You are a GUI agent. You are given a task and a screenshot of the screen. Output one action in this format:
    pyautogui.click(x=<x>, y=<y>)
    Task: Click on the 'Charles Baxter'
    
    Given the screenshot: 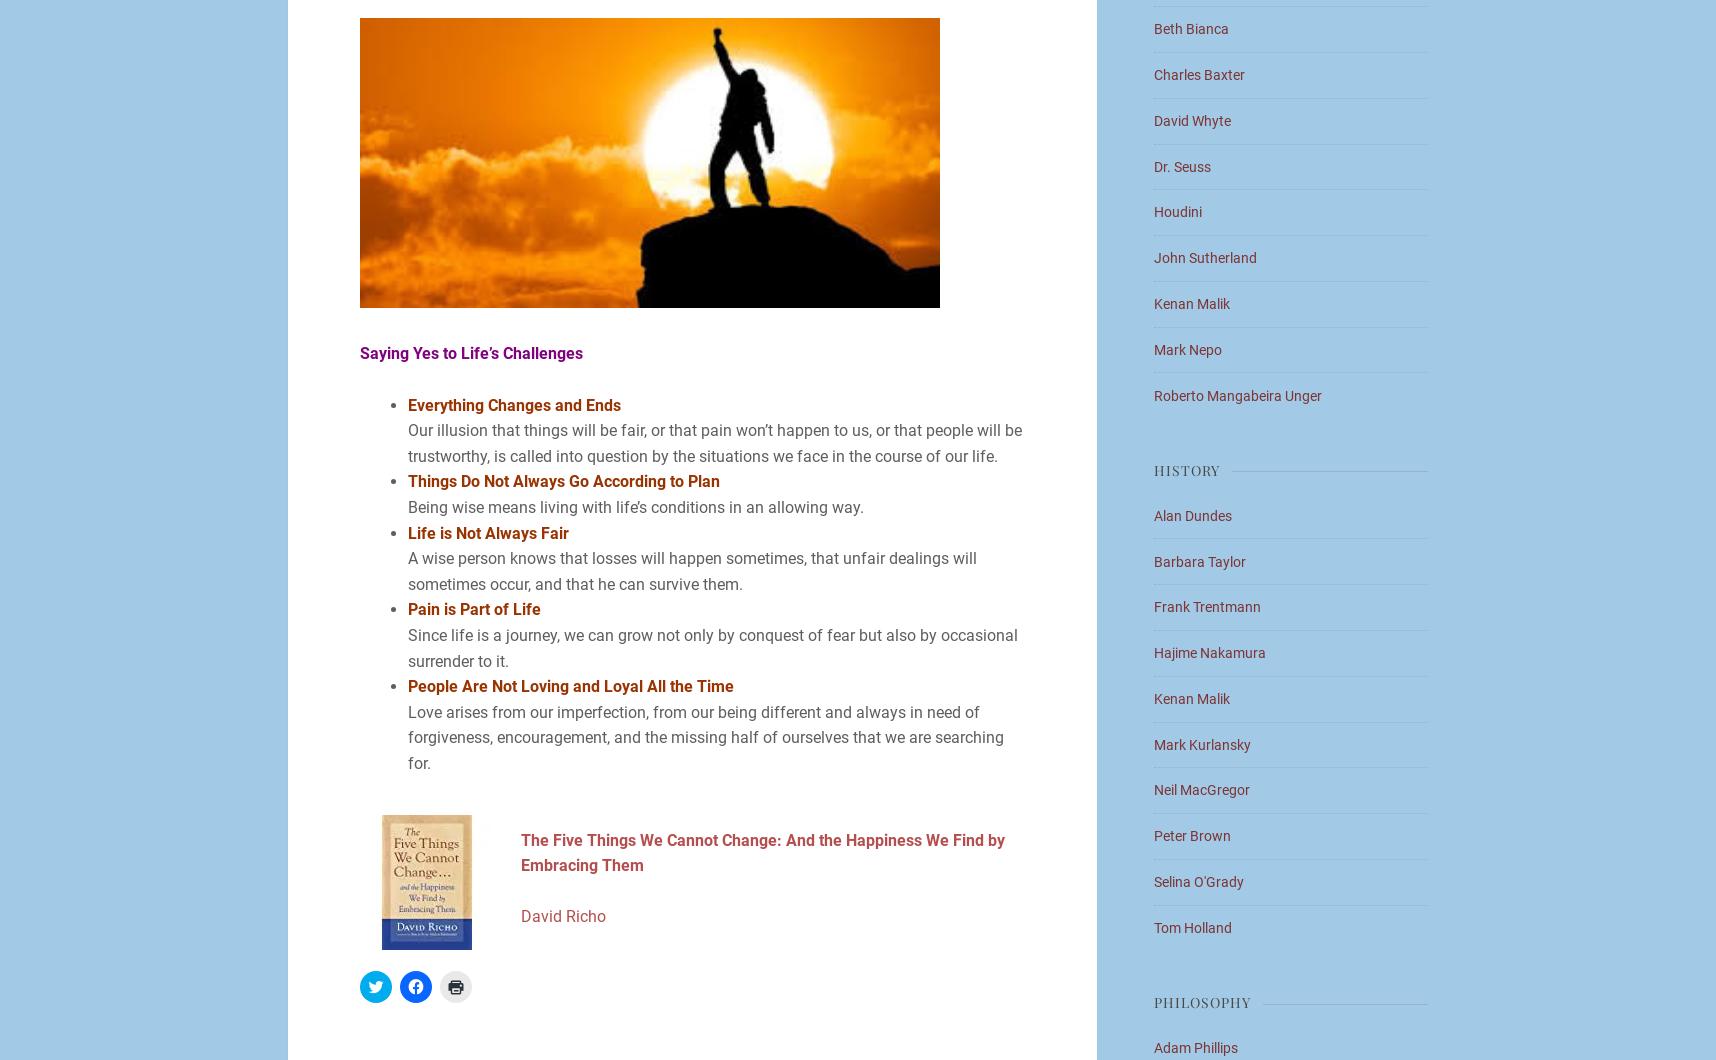 What is the action you would take?
    pyautogui.click(x=1199, y=75)
    